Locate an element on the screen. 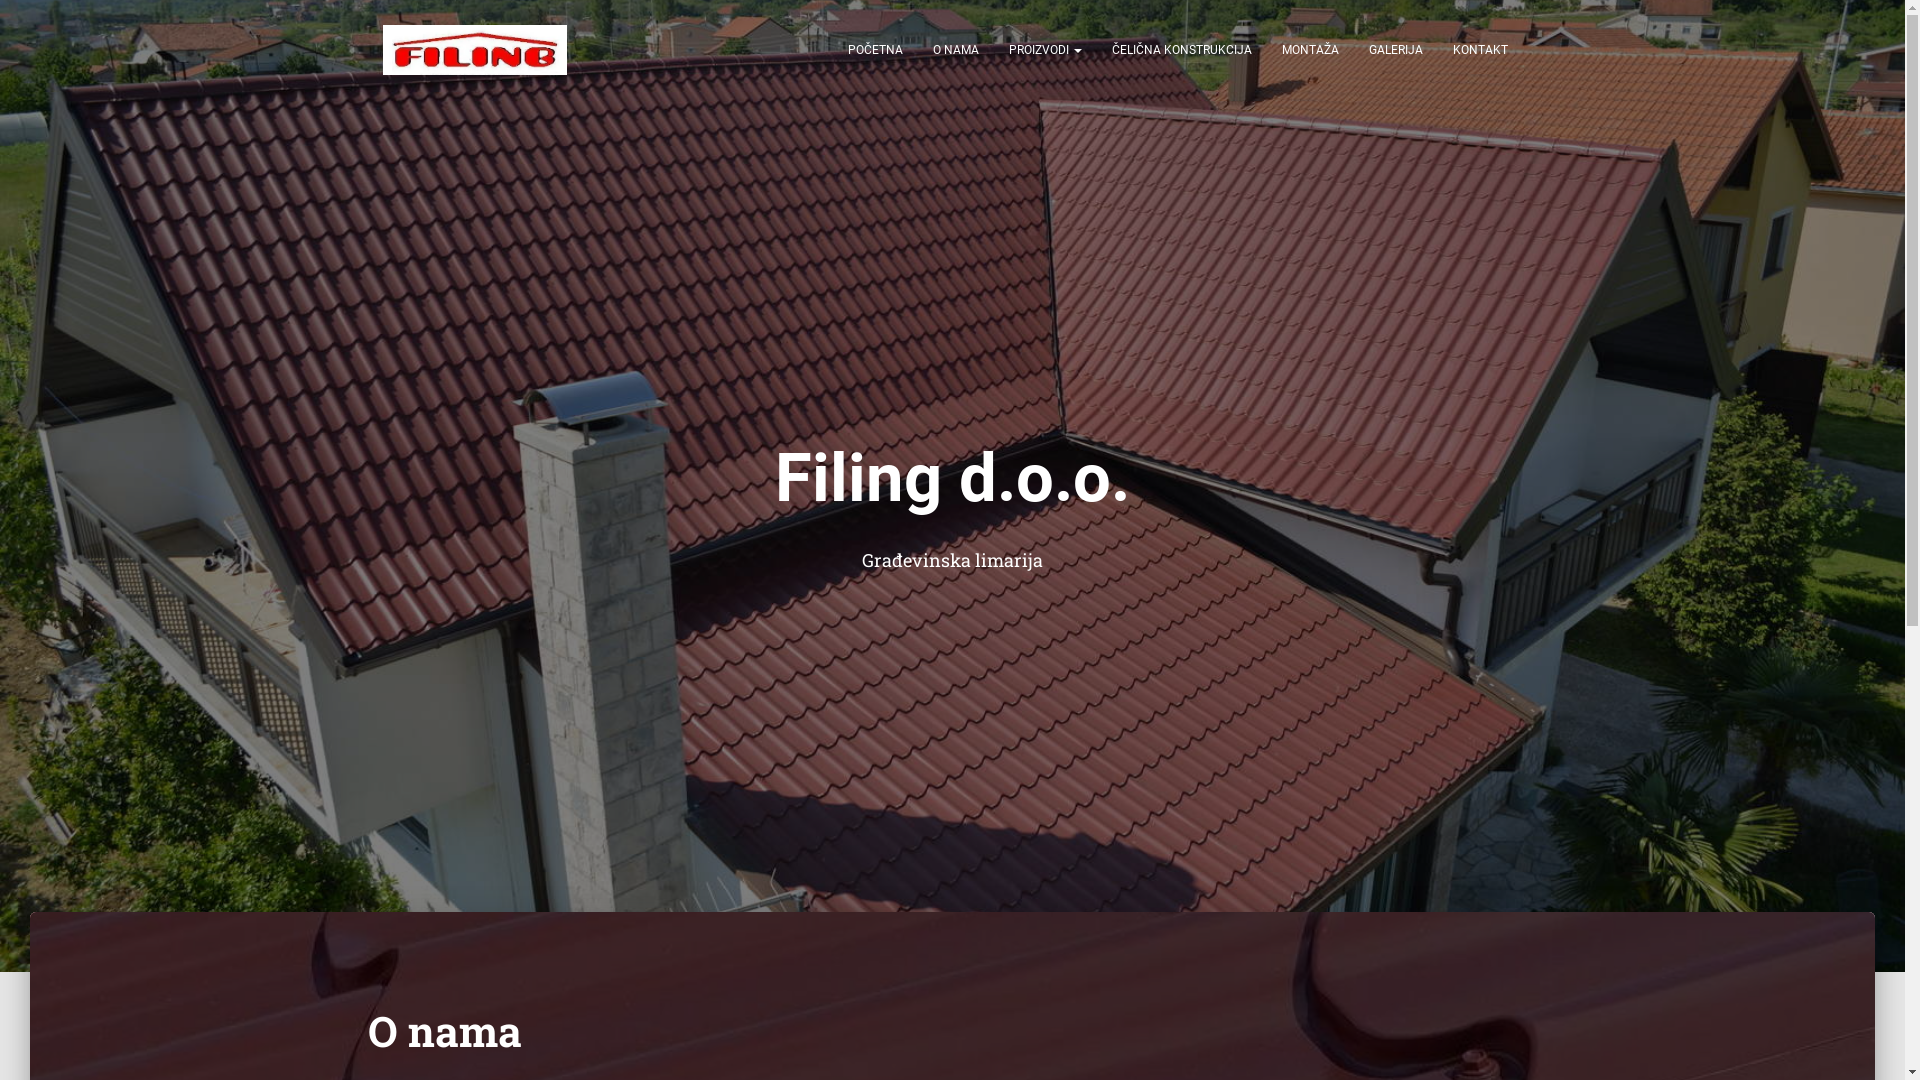 This screenshot has height=1080, width=1920. 'Filing' is located at coordinates (474, 49).